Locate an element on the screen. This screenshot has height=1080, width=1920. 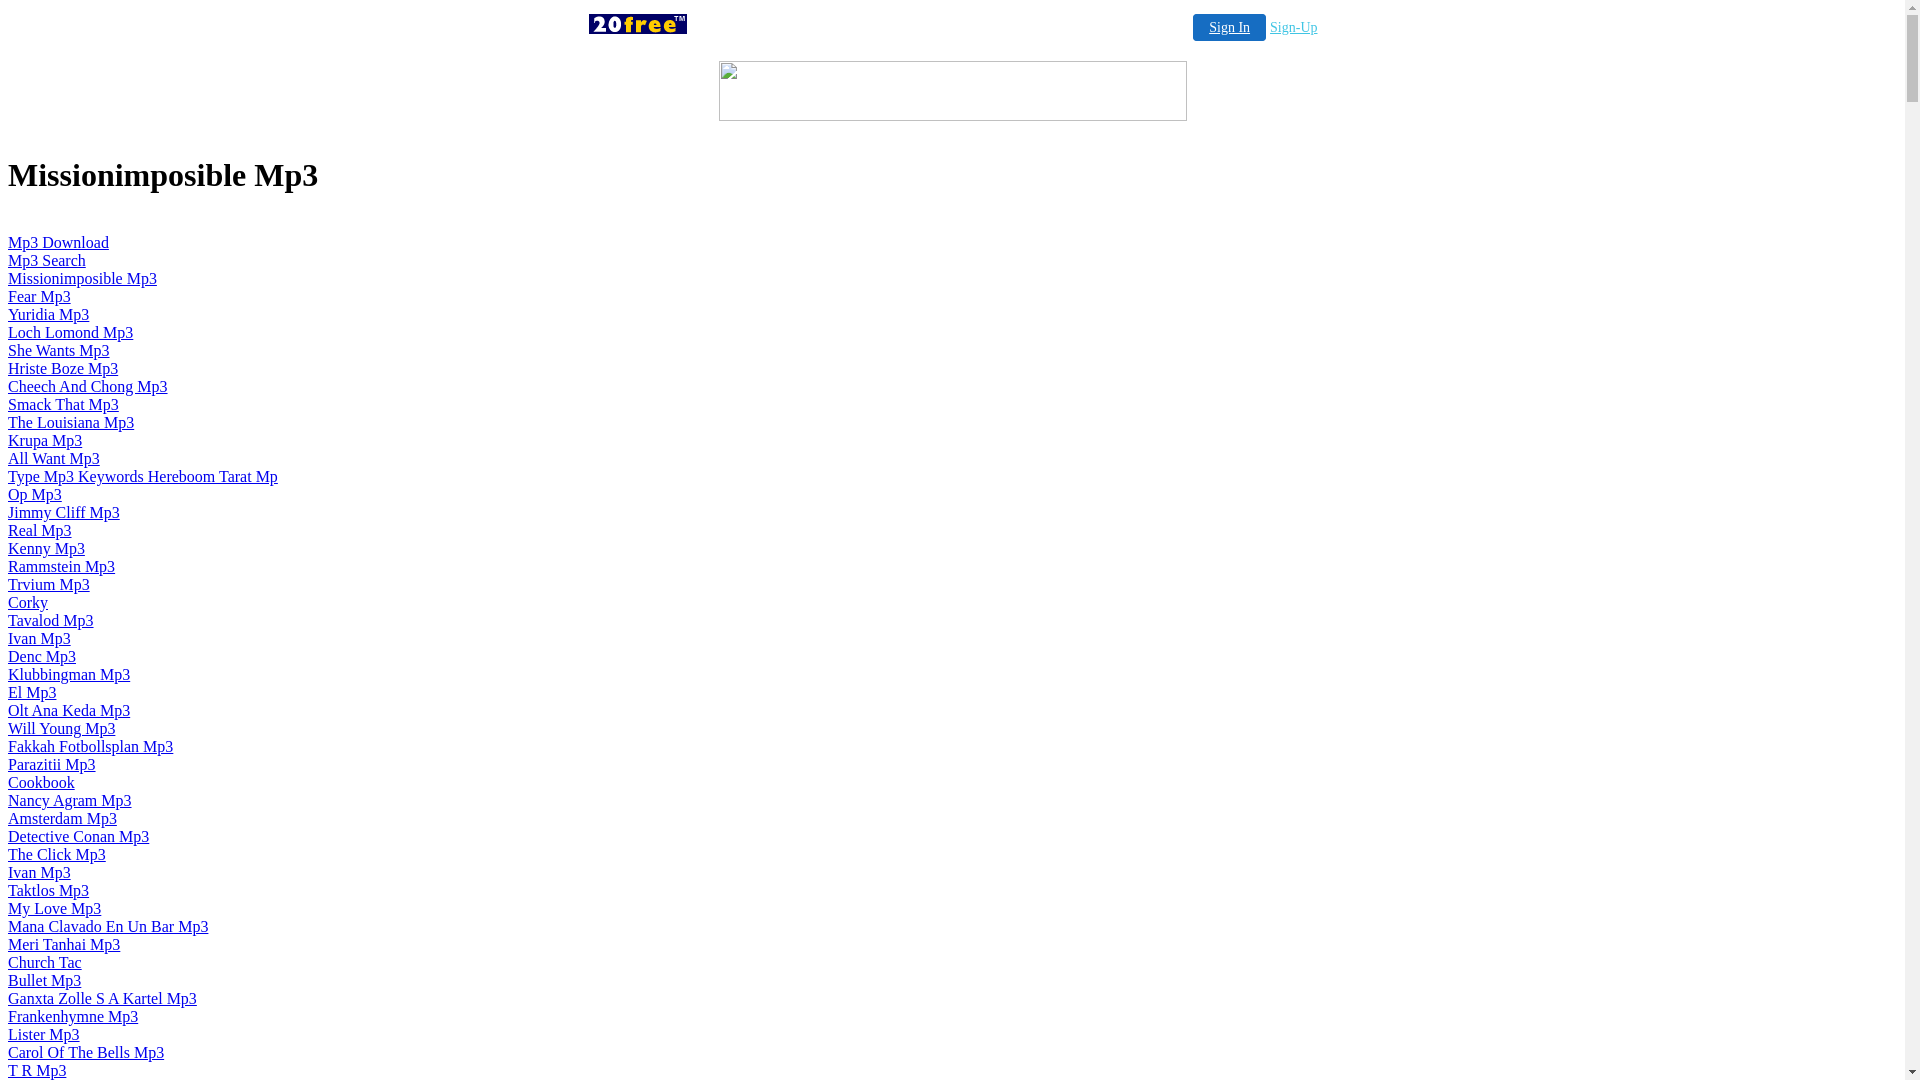
'Smack That Mp3' is located at coordinates (63, 404).